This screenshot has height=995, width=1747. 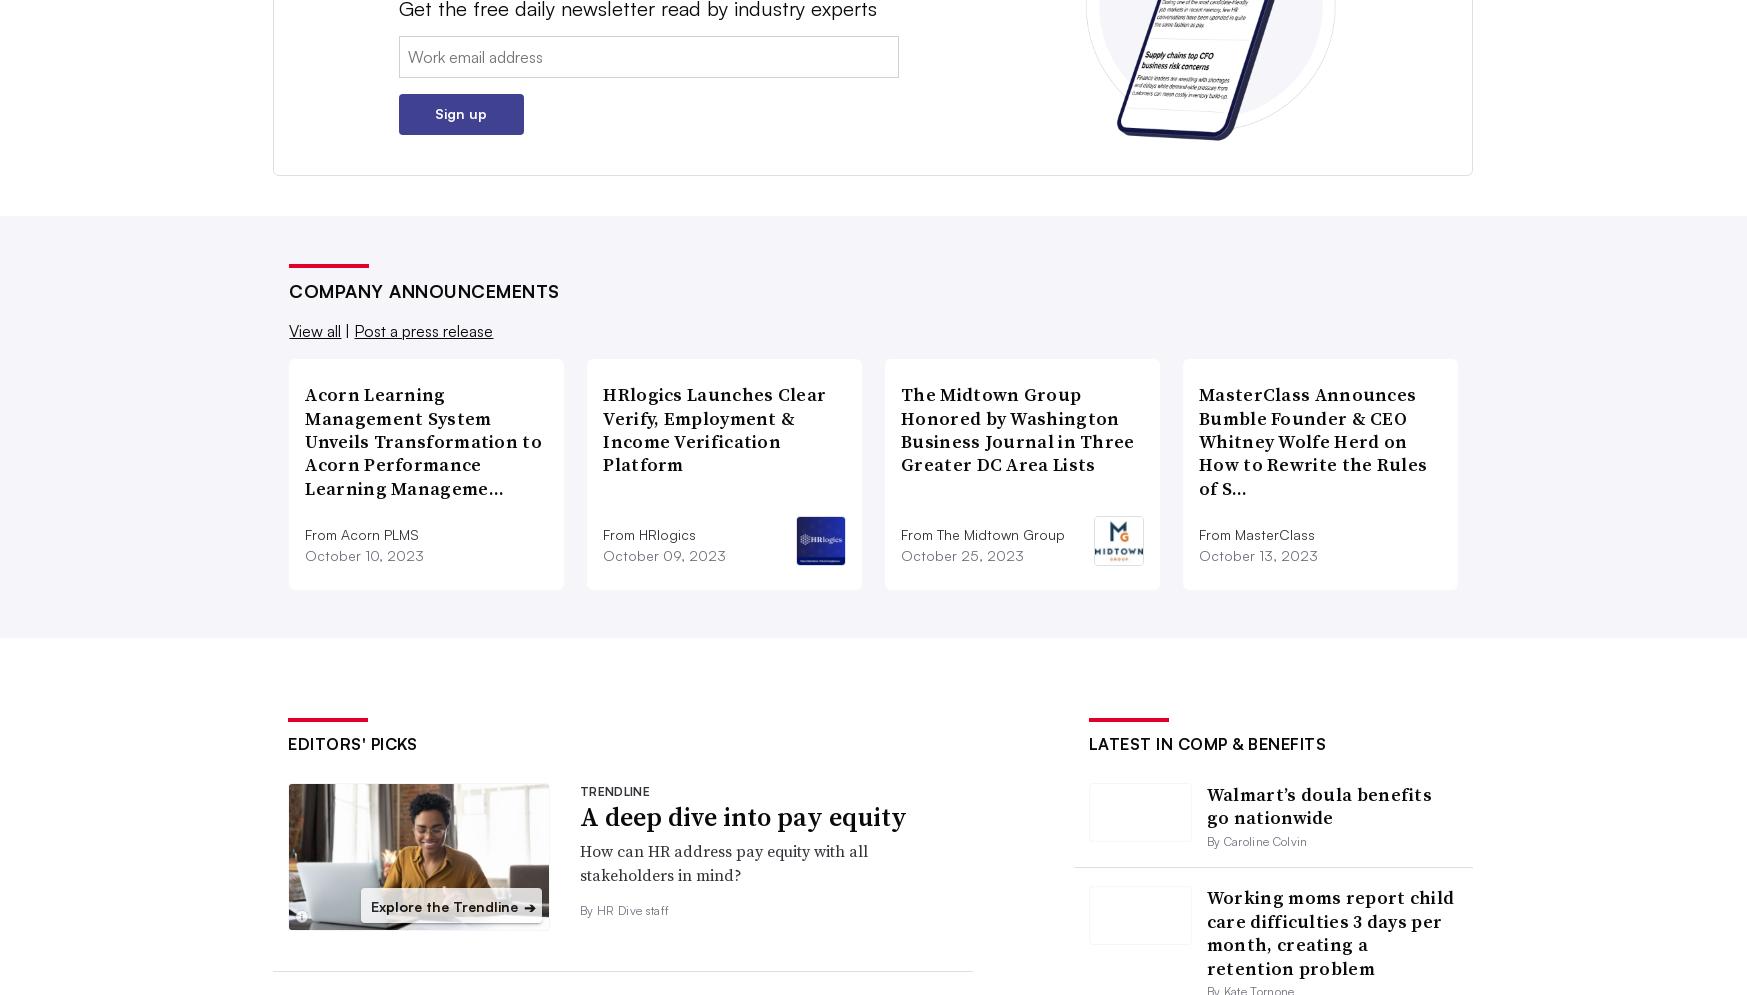 What do you see at coordinates (444, 905) in the screenshot?
I see `'Explore the Trendline'` at bounding box center [444, 905].